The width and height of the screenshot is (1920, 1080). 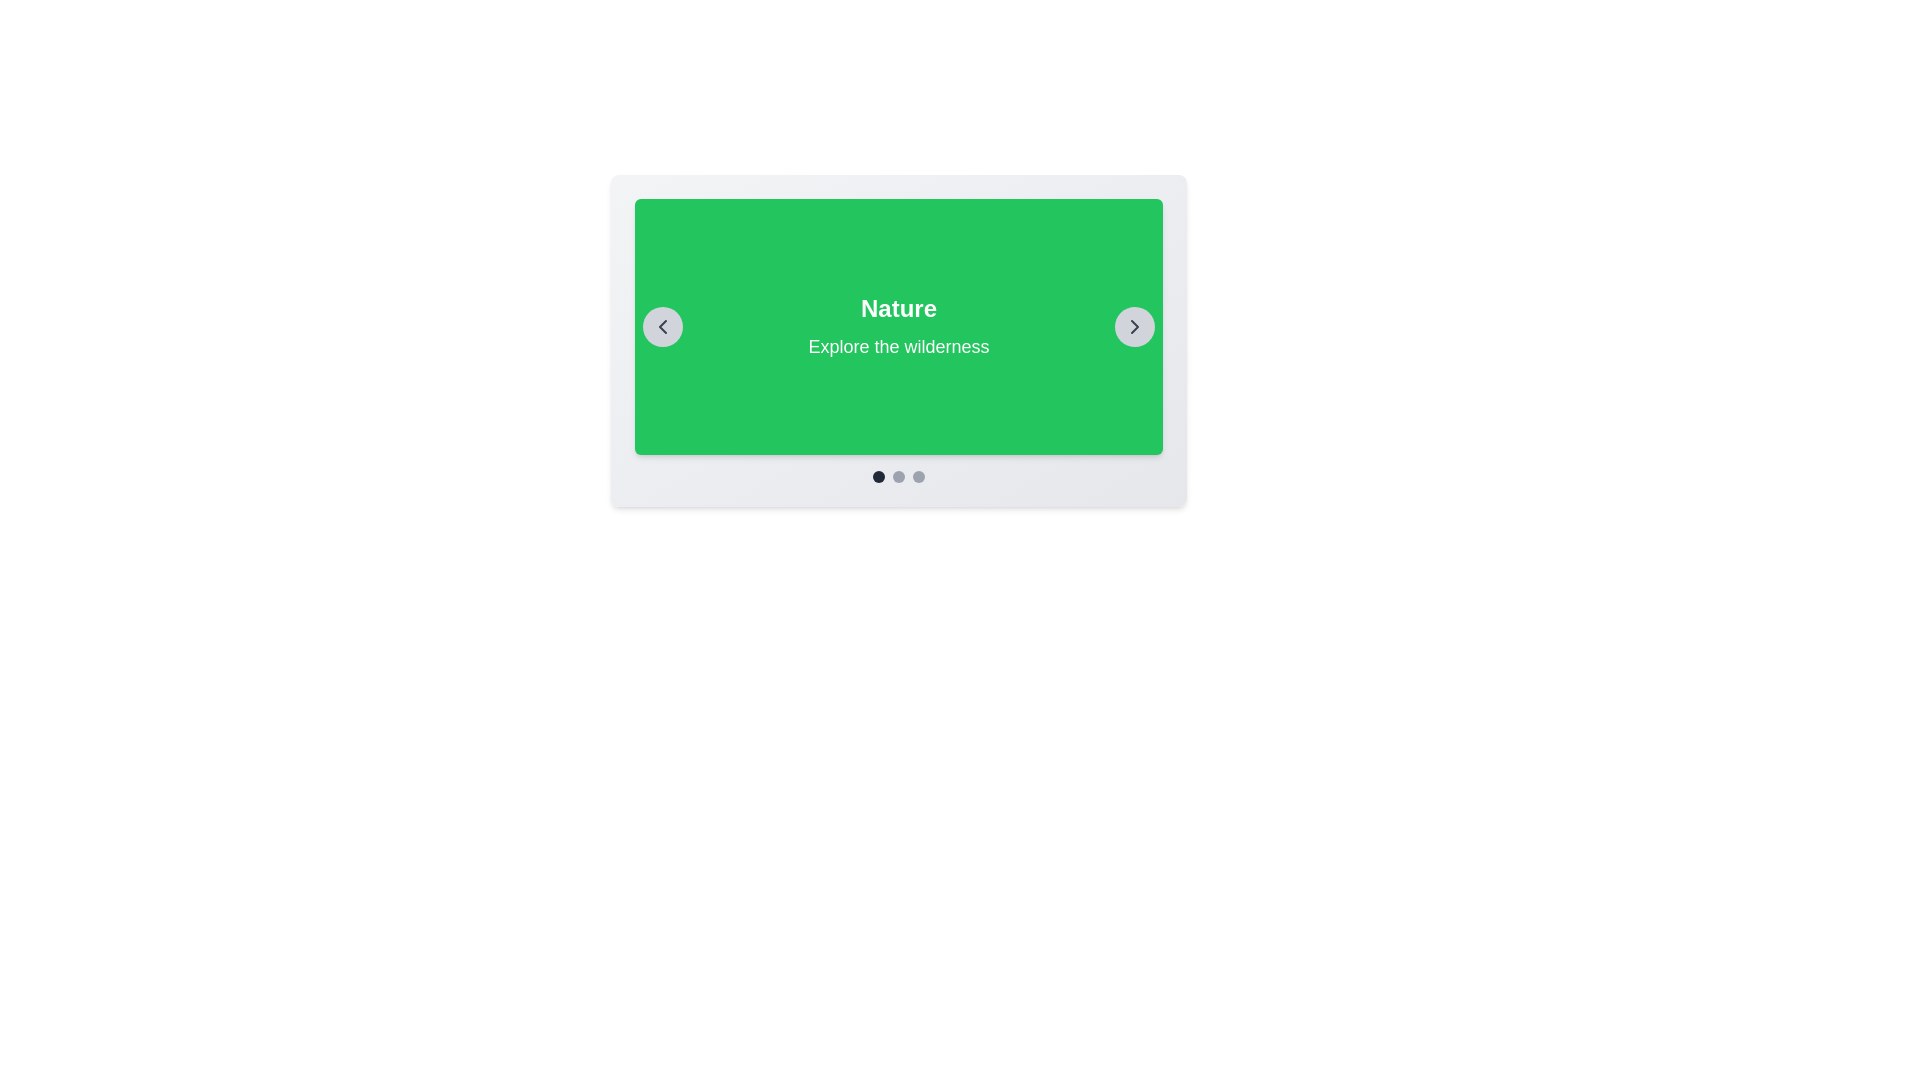 What do you see at coordinates (662, 326) in the screenshot?
I see `the left-pointing chevron icon enclosed in a circular button located at the middle-left border of the green content area` at bounding box center [662, 326].